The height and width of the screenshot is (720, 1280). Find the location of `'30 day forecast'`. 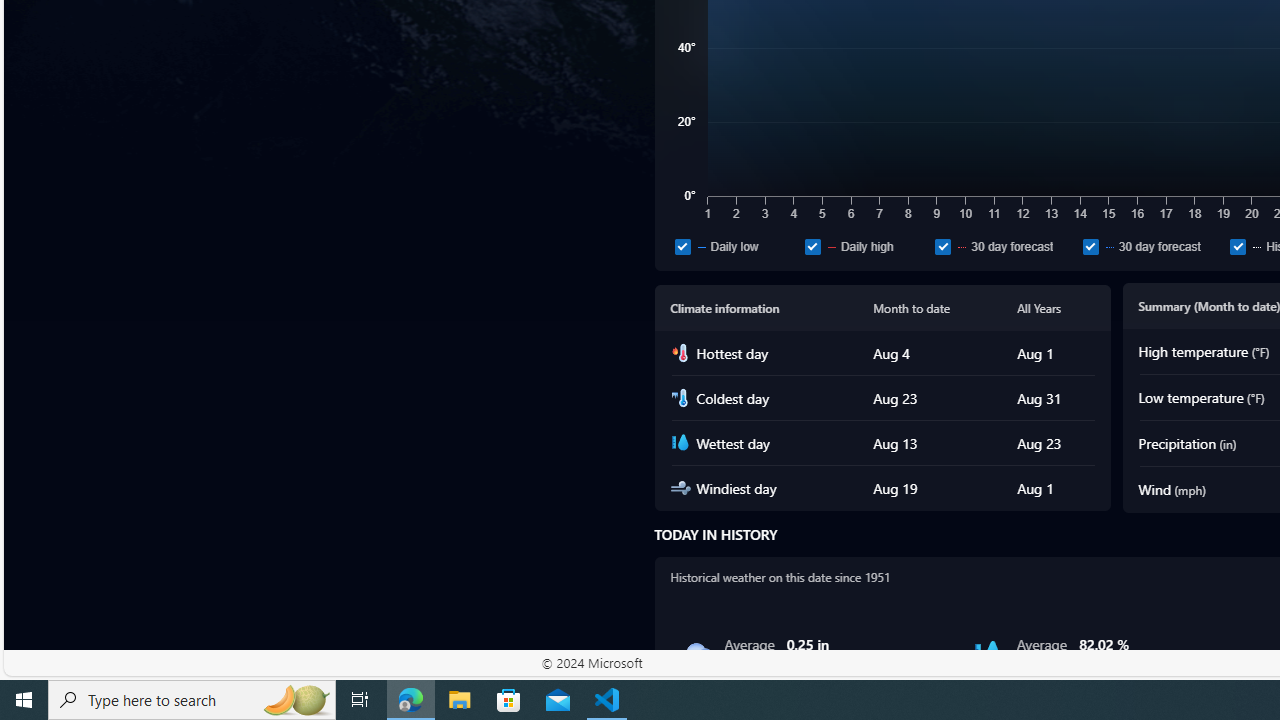

'30 day forecast' is located at coordinates (1089, 245).